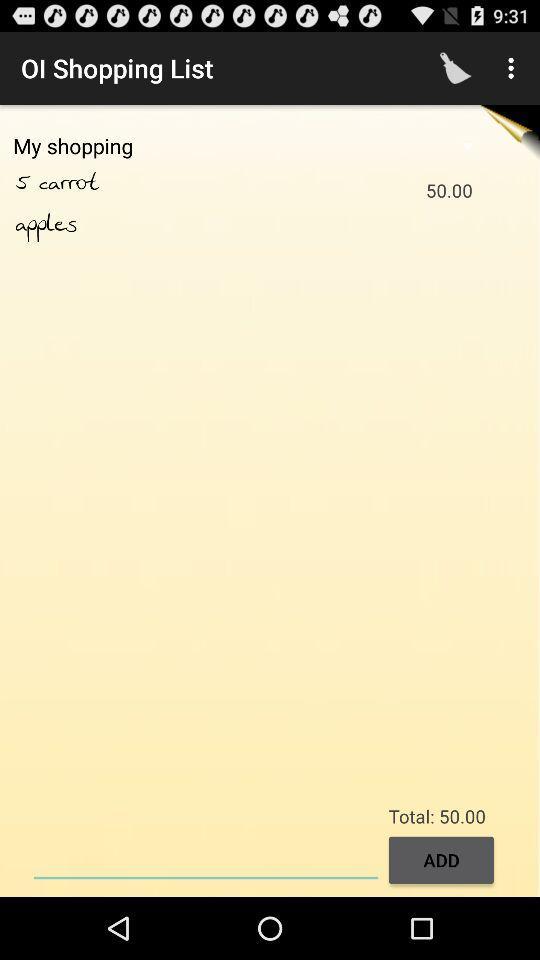 This screenshot has width=540, height=960. Describe the element at coordinates (455, 68) in the screenshot. I see `app next to the oi shopping list item` at that location.